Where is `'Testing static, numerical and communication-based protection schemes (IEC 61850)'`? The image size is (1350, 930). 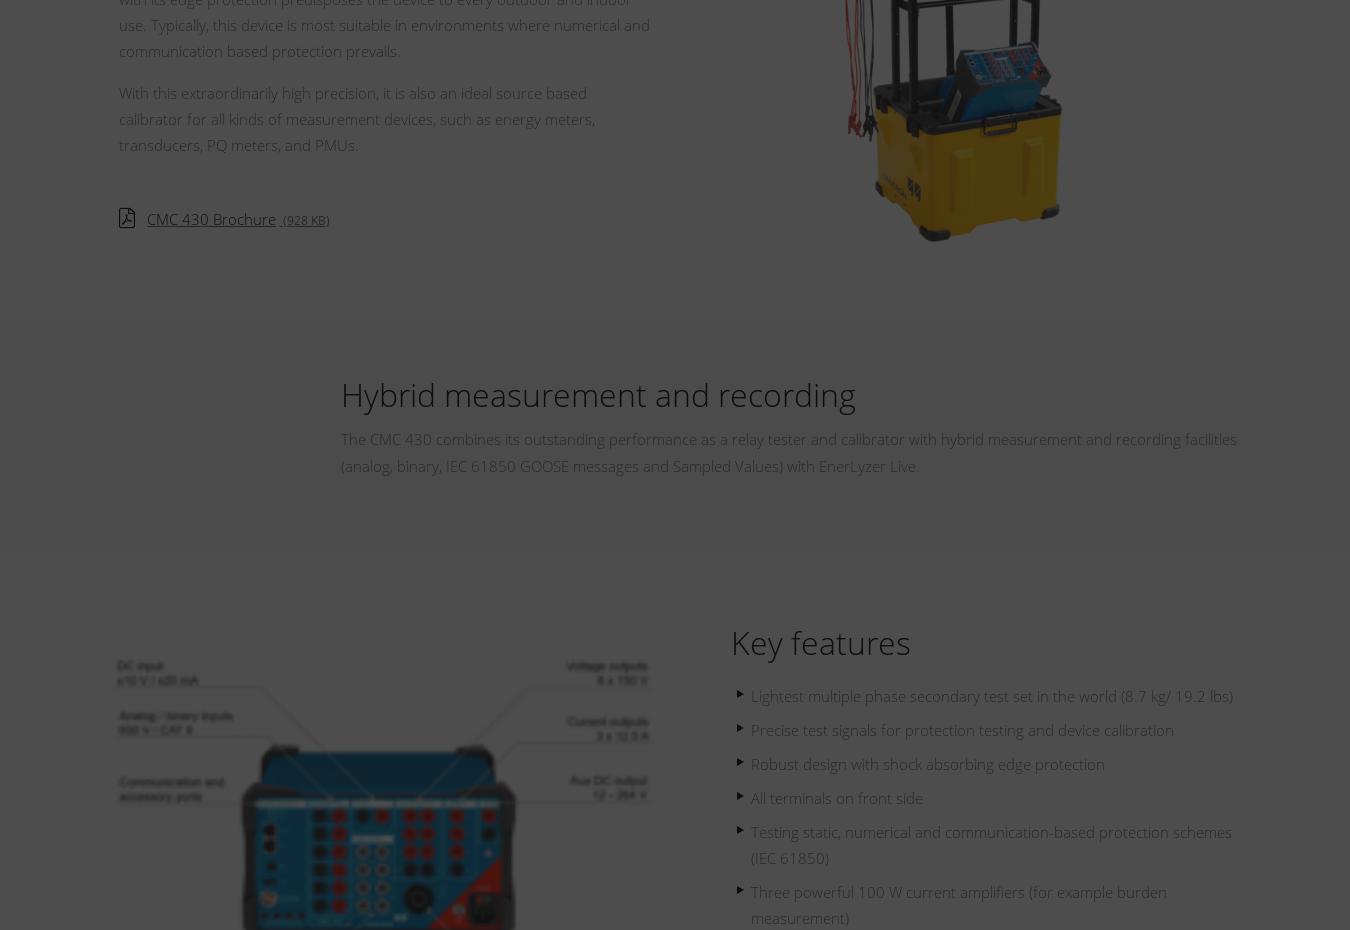
'Testing static, numerical and communication-based protection schemes (IEC 61850)' is located at coordinates (990, 843).